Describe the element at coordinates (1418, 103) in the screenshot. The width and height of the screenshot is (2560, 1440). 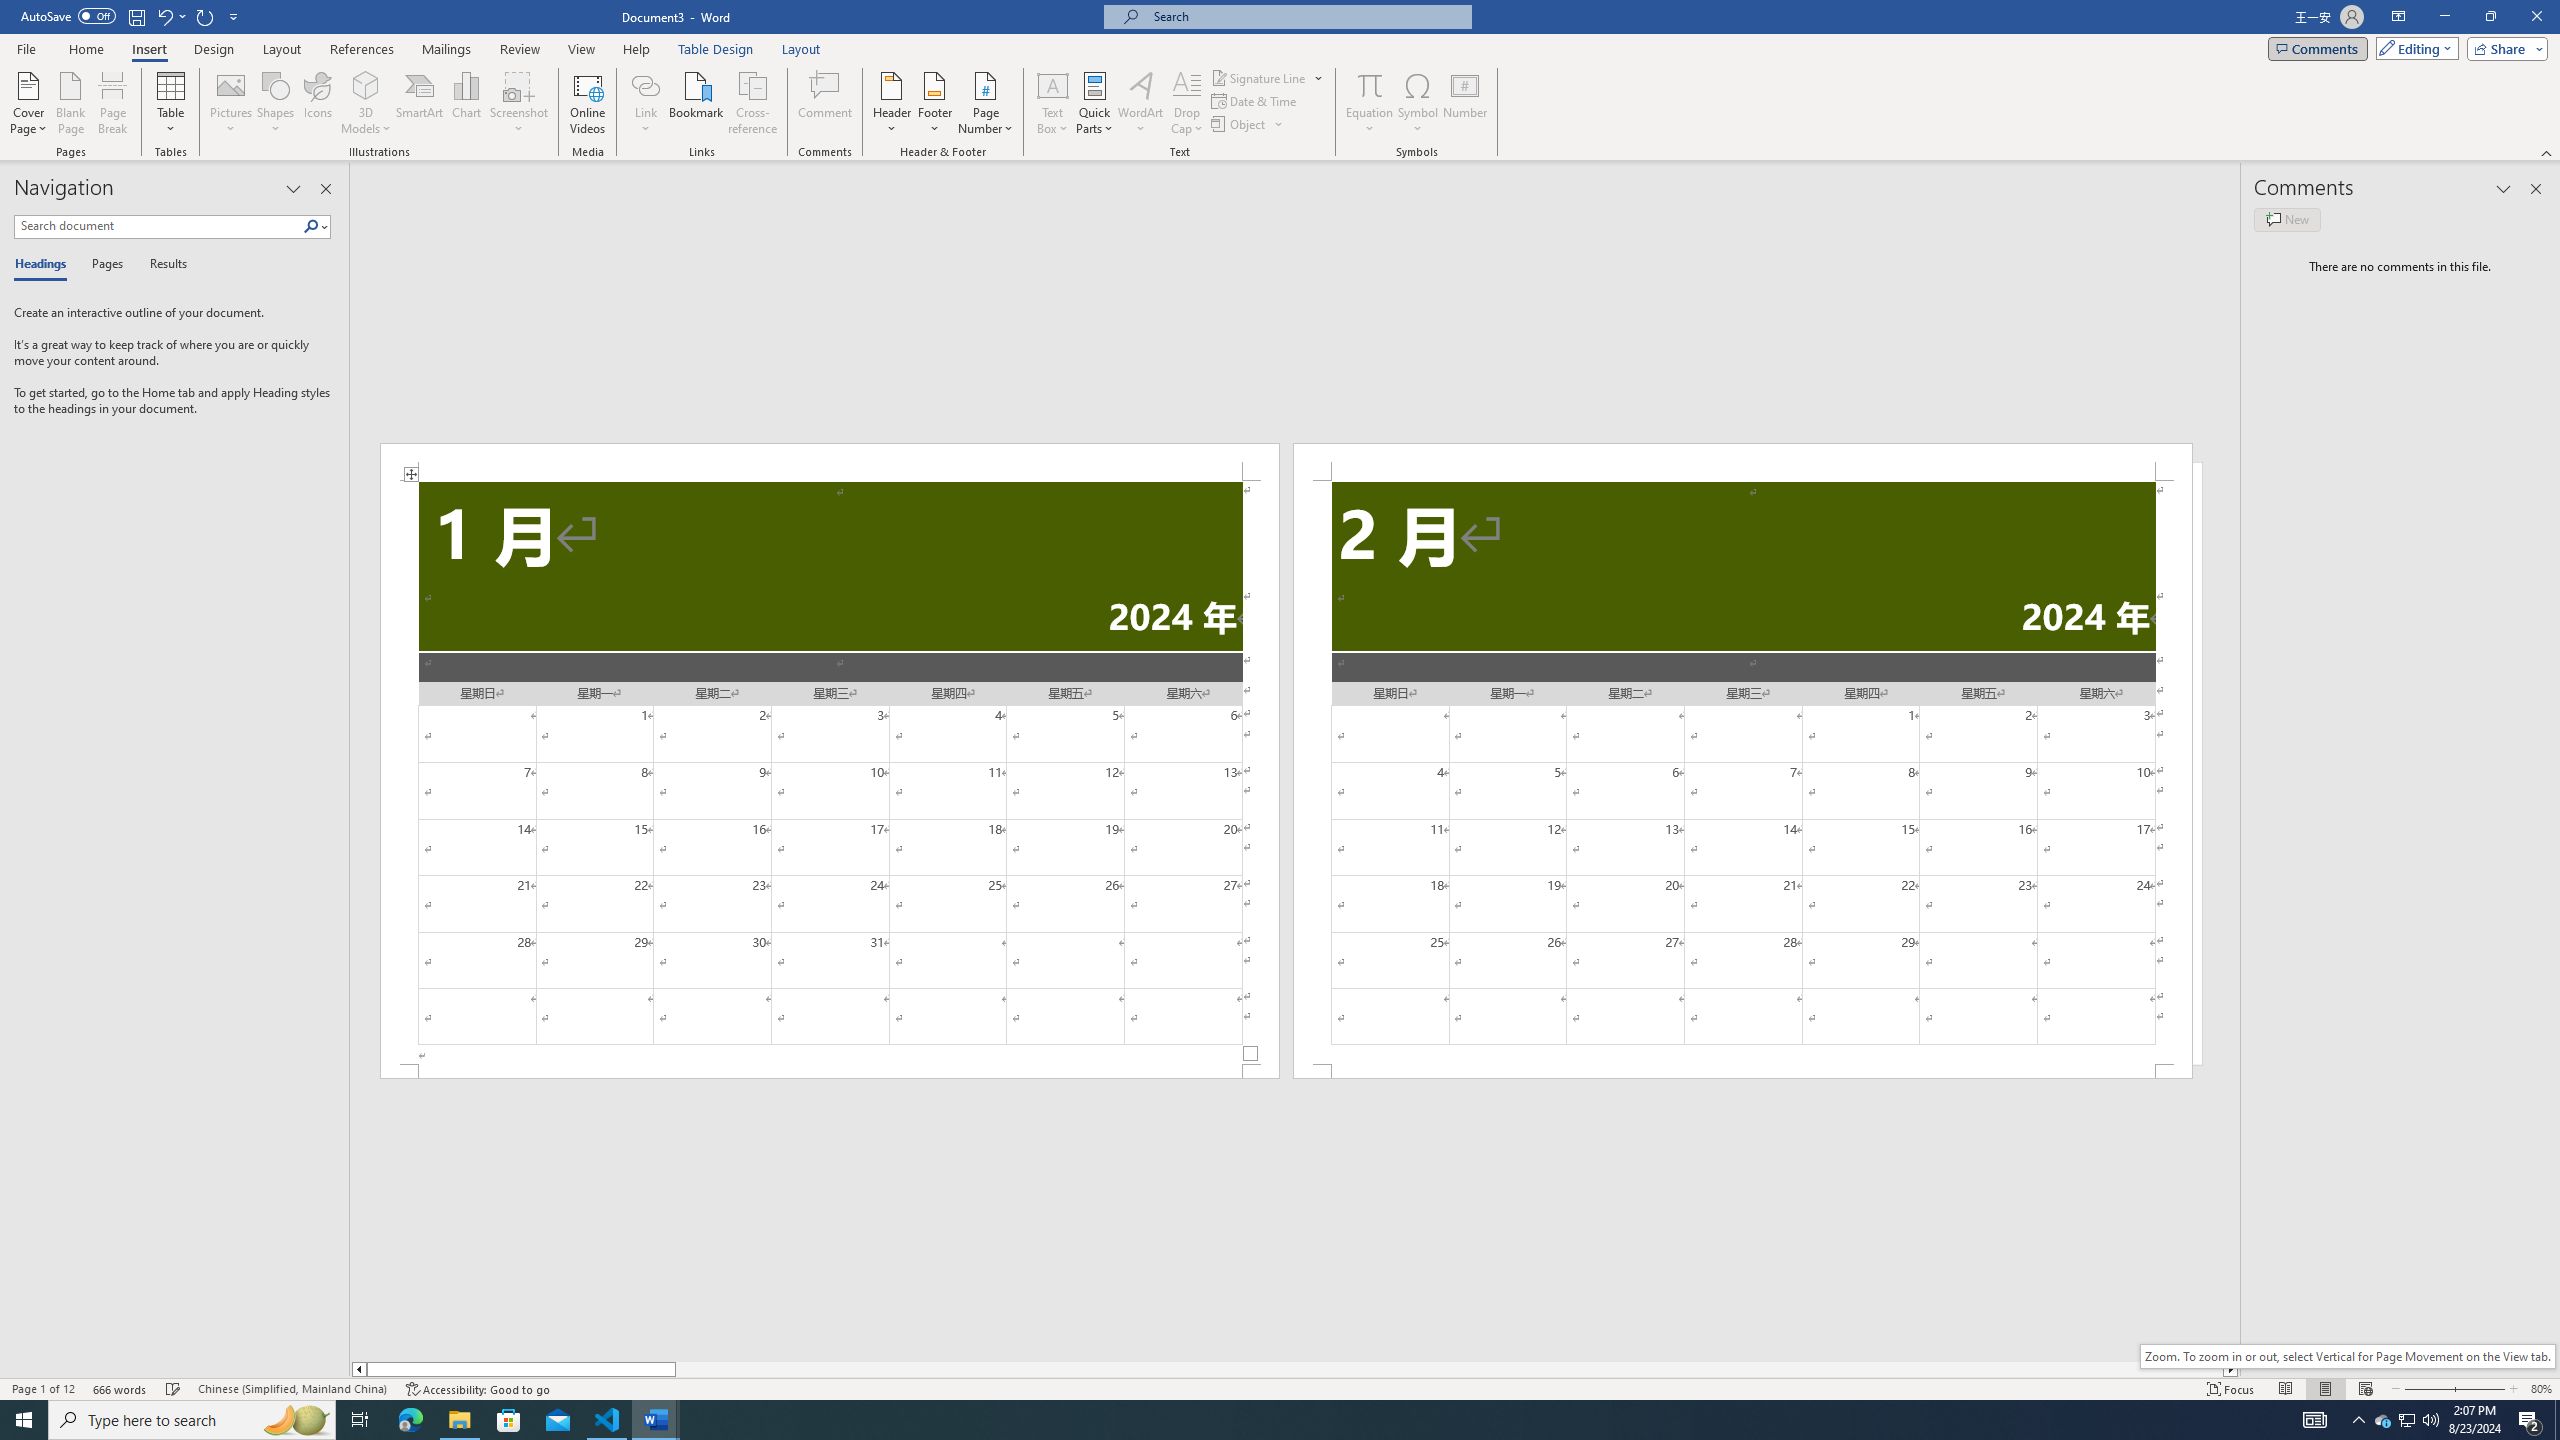
I see `'Symbol'` at that location.